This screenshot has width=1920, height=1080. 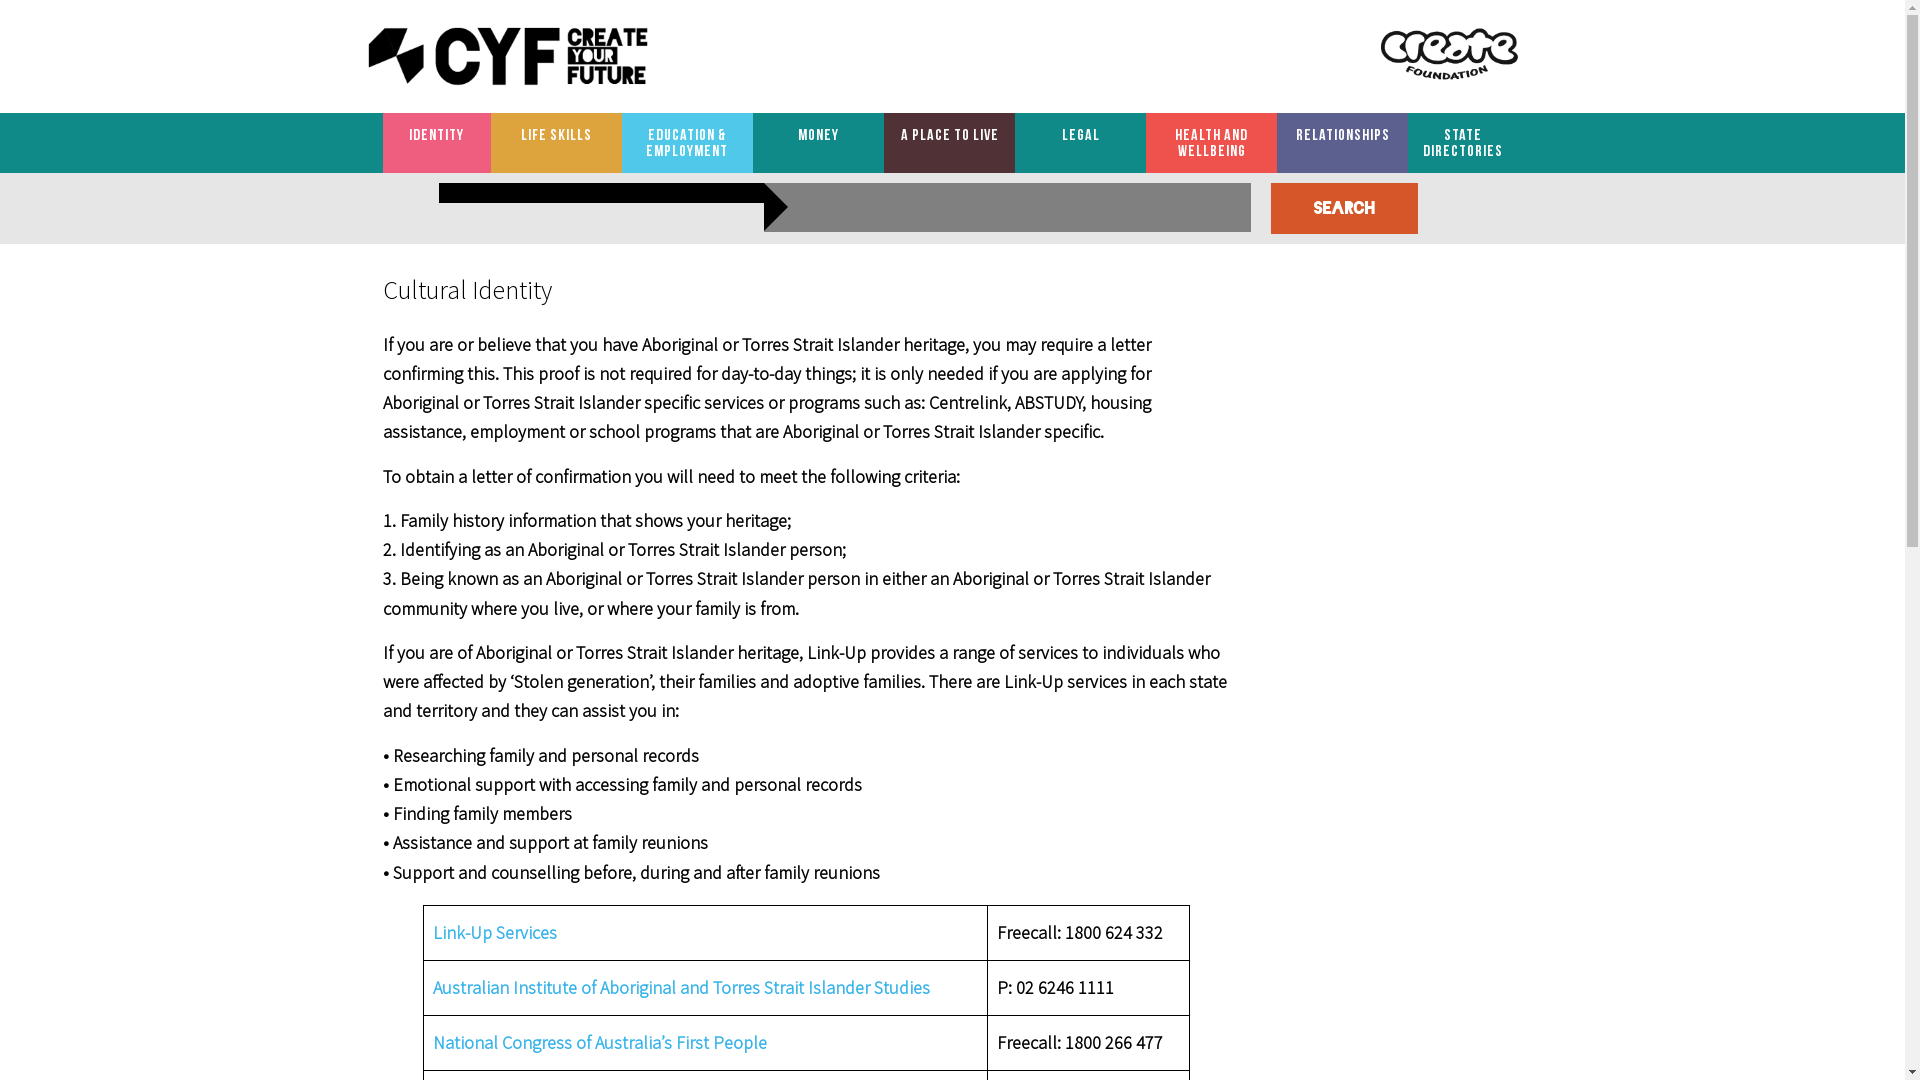 What do you see at coordinates (435, 135) in the screenshot?
I see `'IDENTITY'` at bounding box center [435, 135].